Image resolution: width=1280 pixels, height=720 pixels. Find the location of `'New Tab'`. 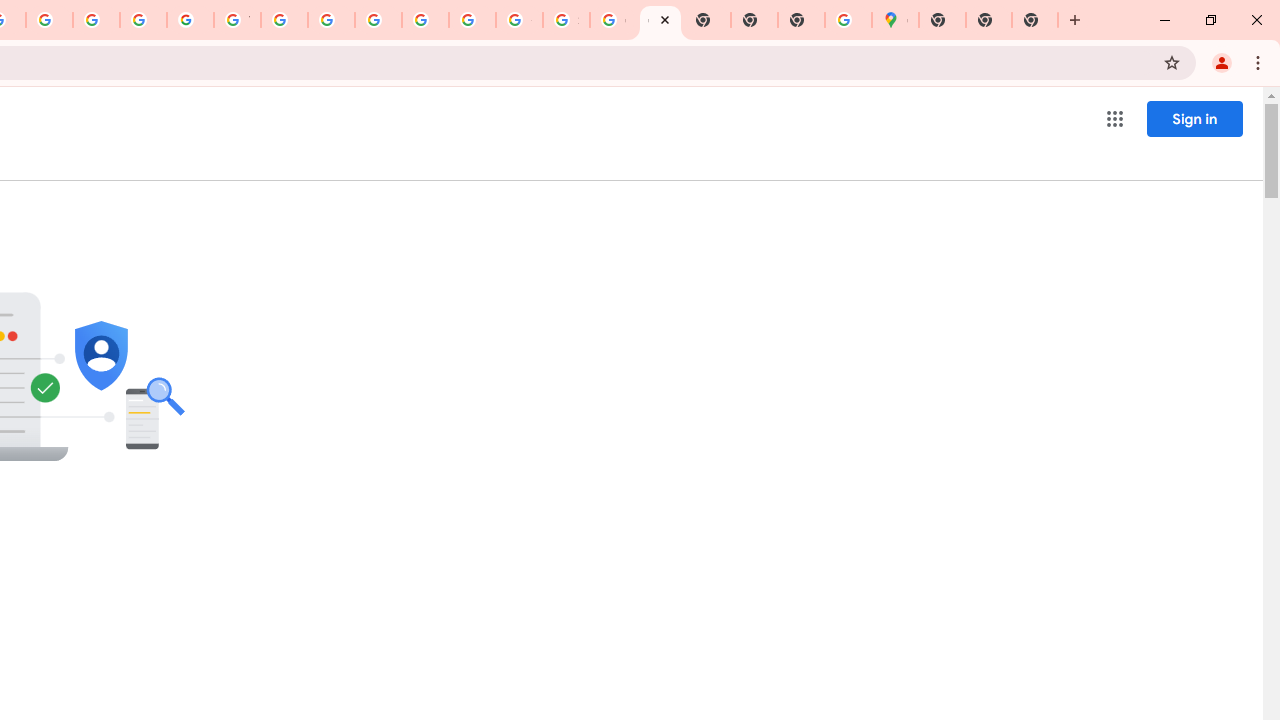

'New Tab' is located at coordinates (989, 20).